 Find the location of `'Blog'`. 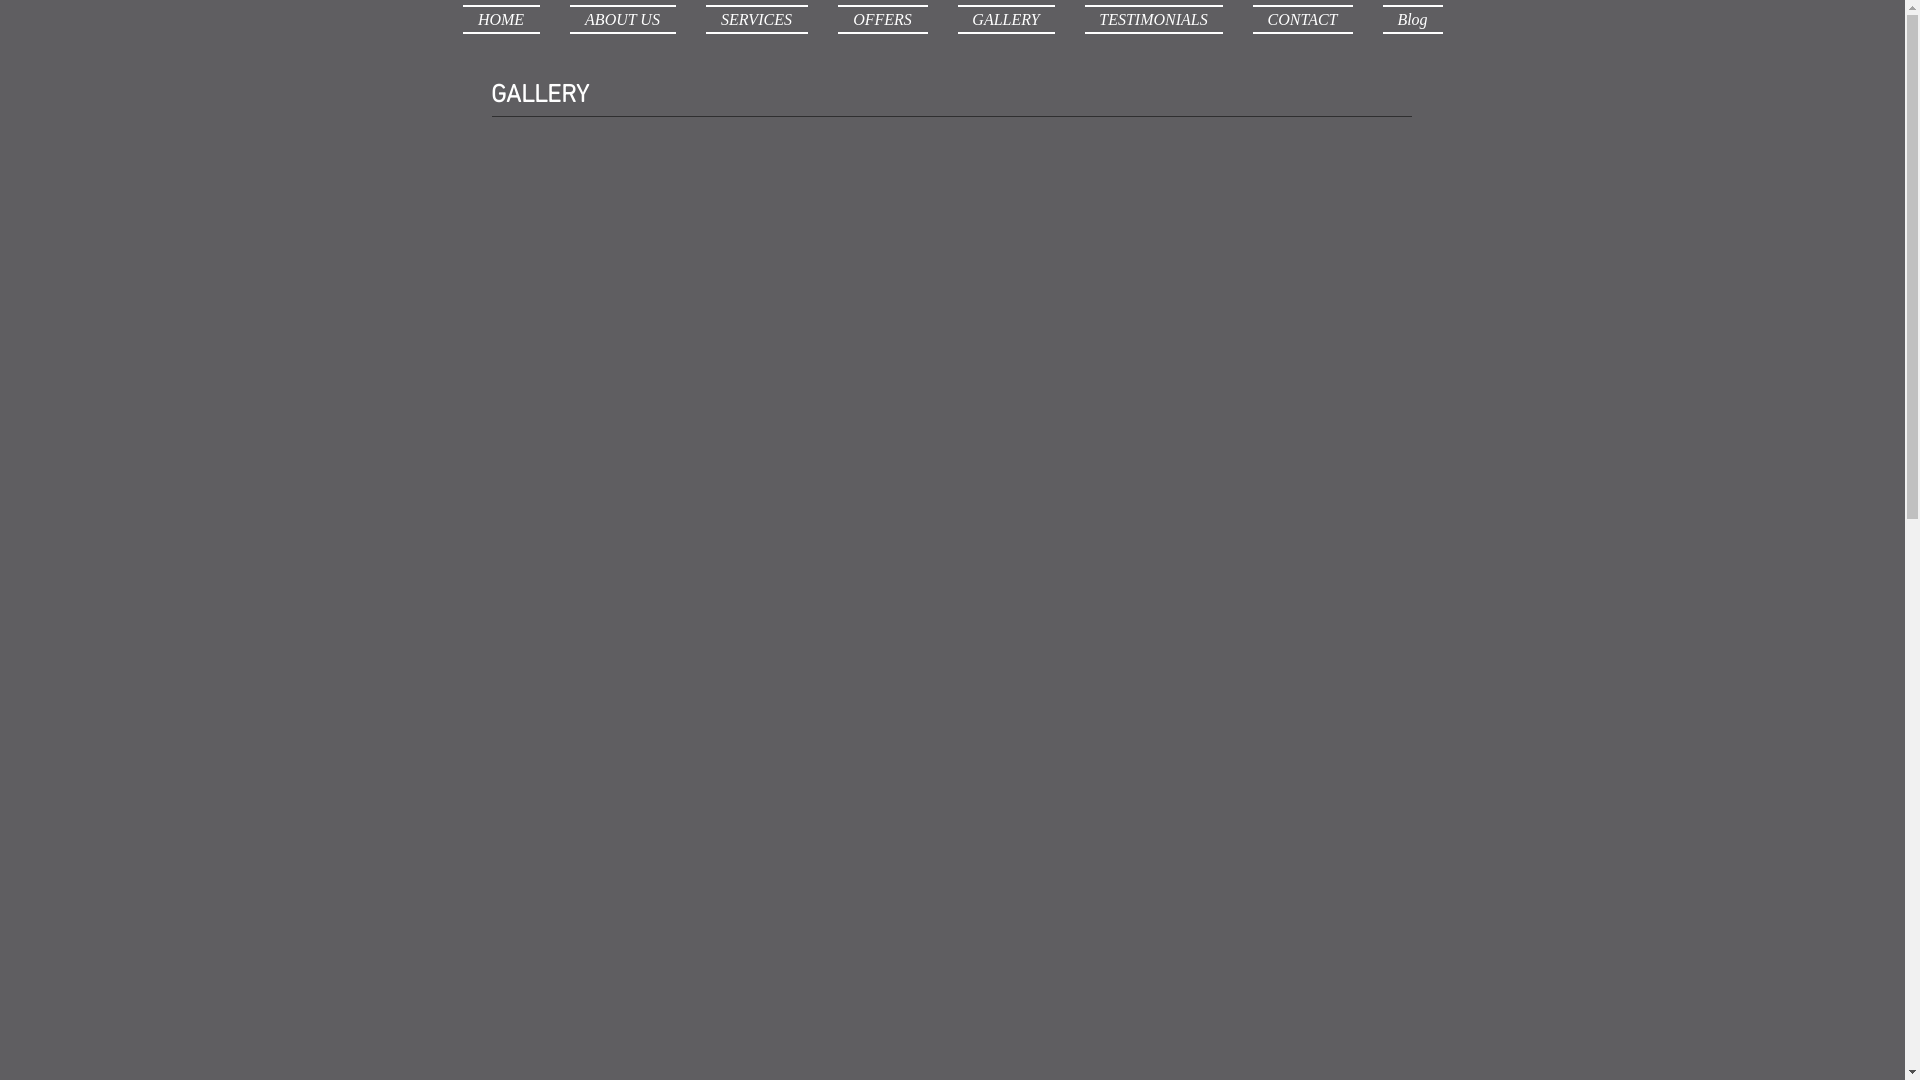

'Blog' is located at coordinates (1404, 19).